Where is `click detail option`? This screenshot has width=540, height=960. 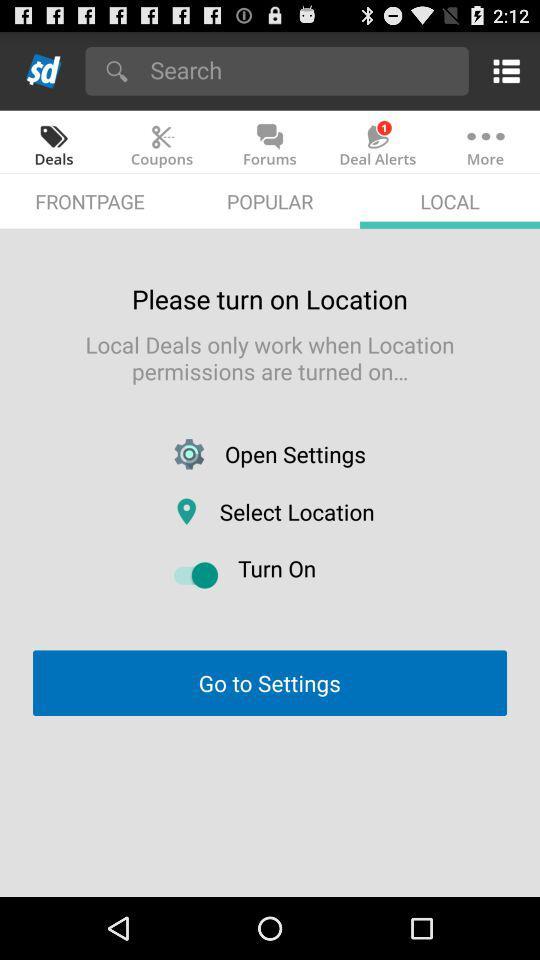 click detail option is located at coordinates (502, 70).